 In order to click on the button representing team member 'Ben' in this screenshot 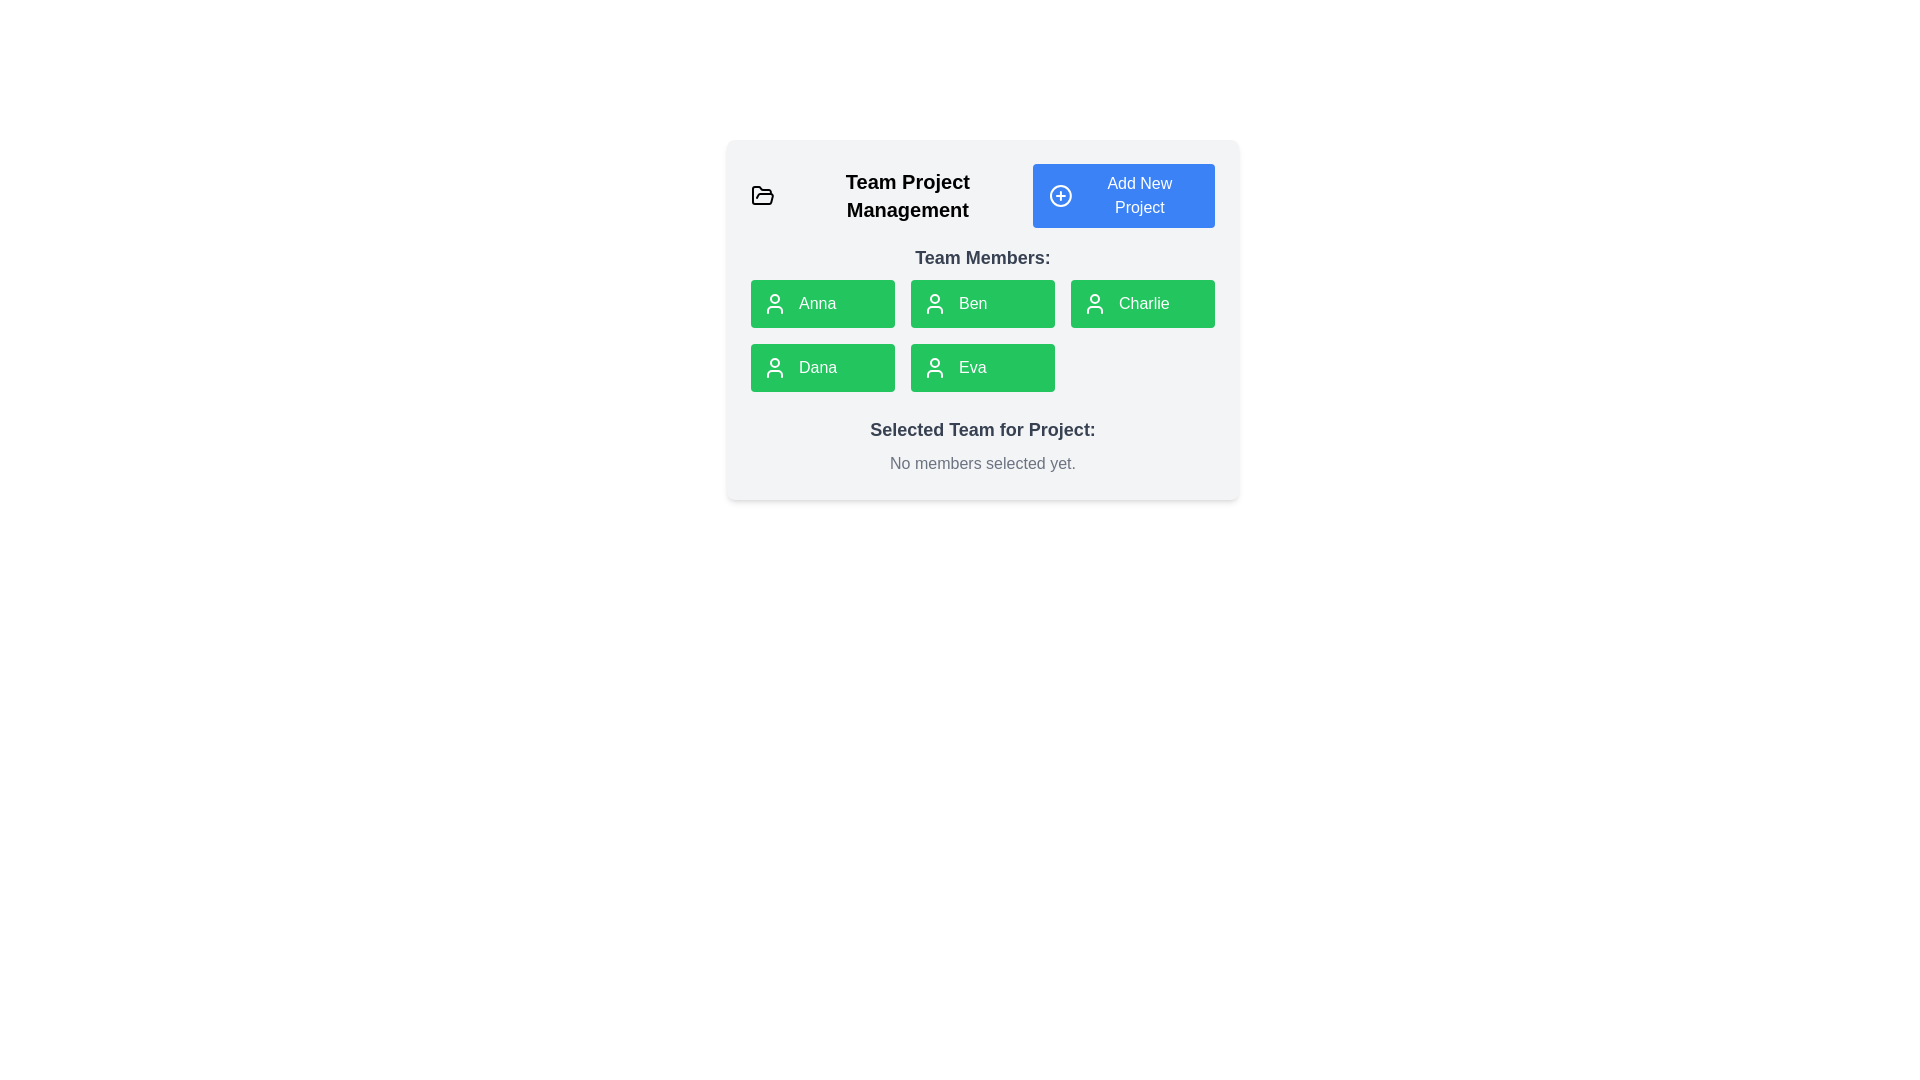, I will do `click(983, 304)`.